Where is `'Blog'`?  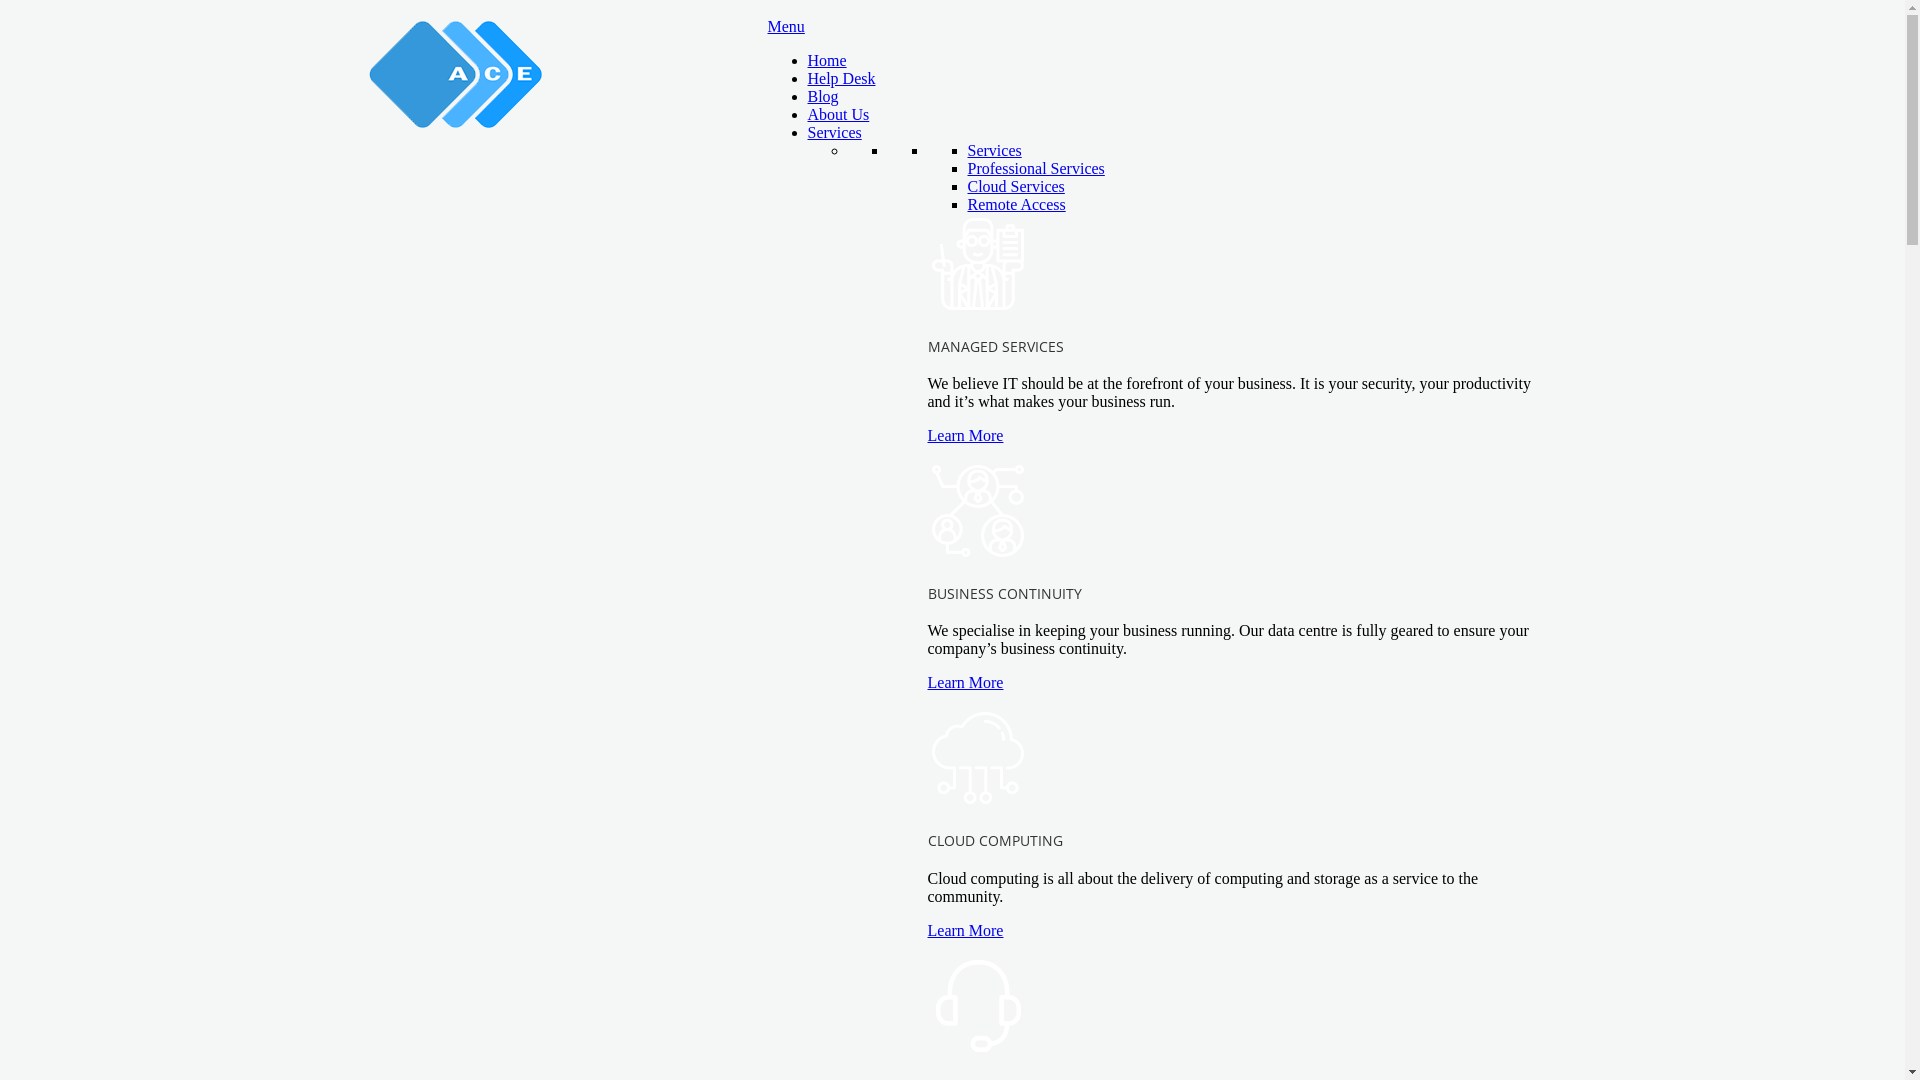 'Blog' is located at coordinates (823, 96).